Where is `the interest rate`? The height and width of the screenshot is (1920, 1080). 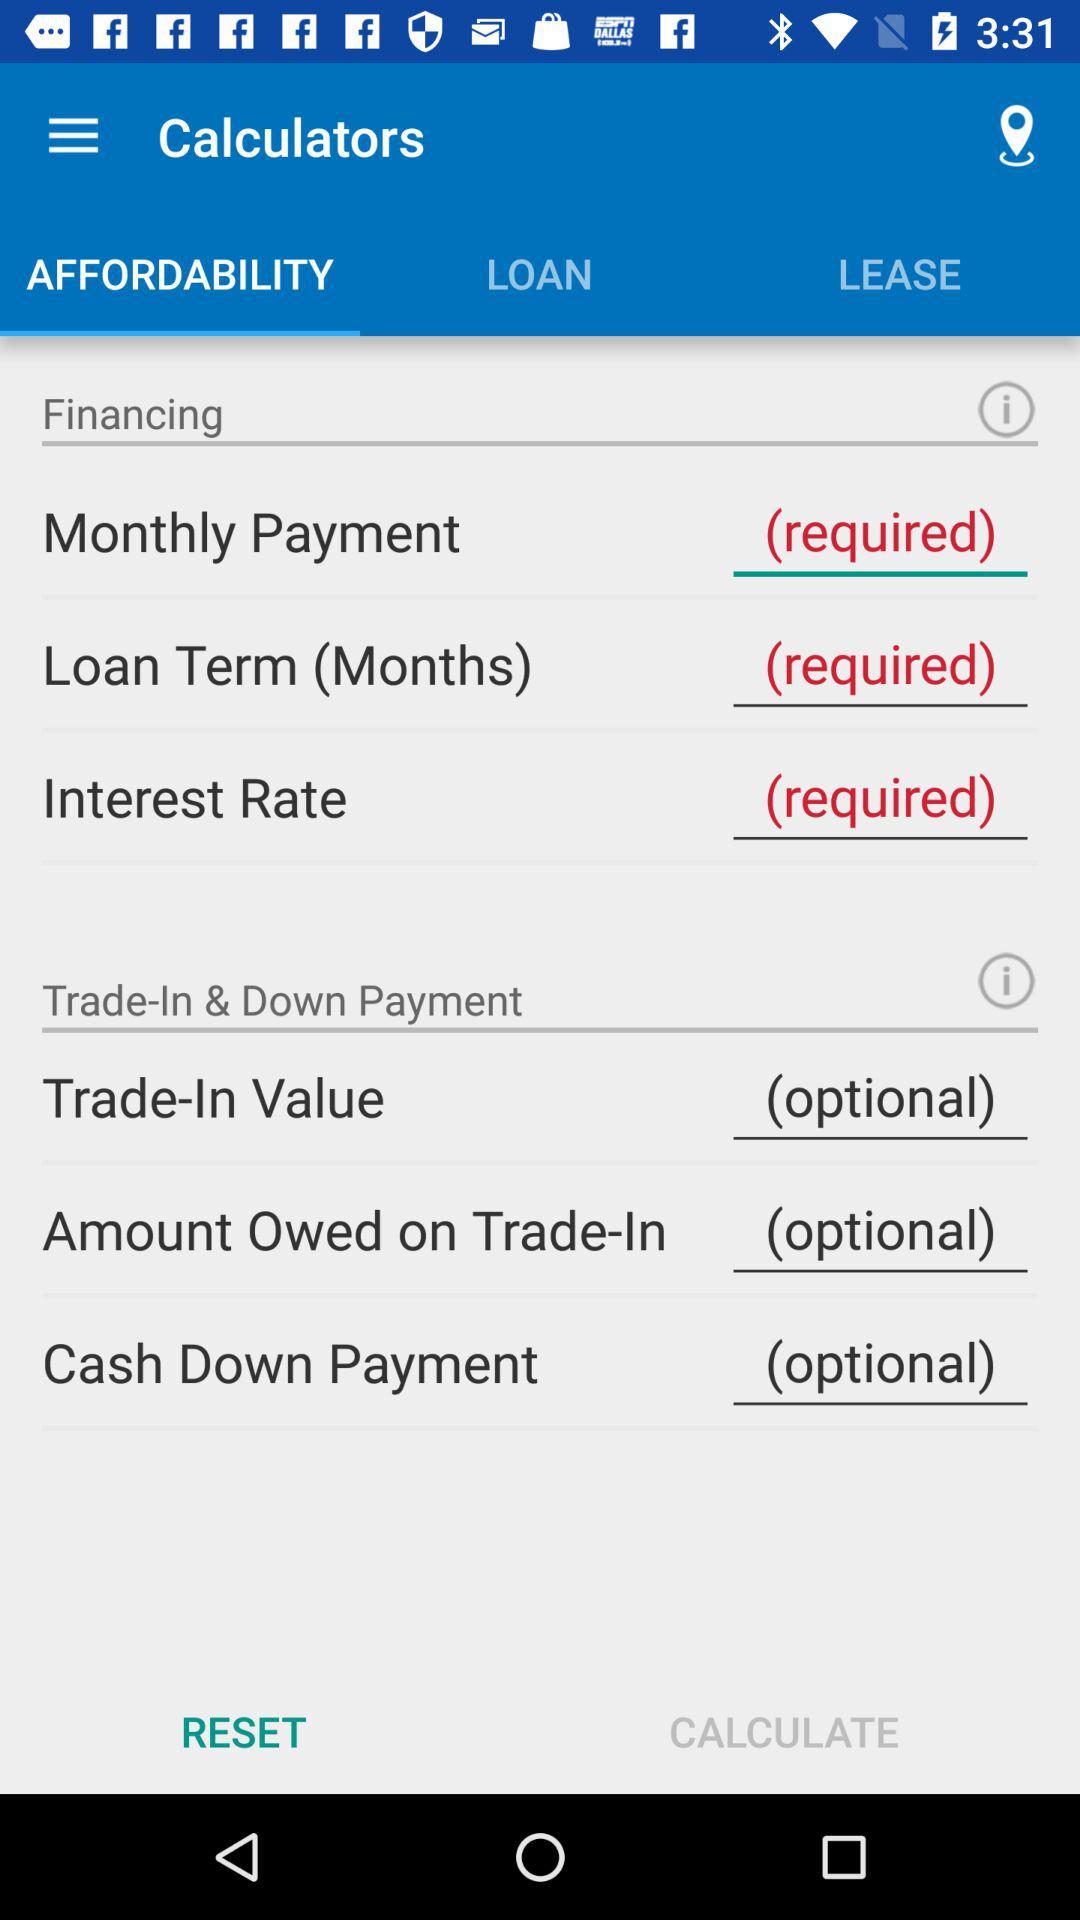 the interest rate is located at coordinates (879, 795).